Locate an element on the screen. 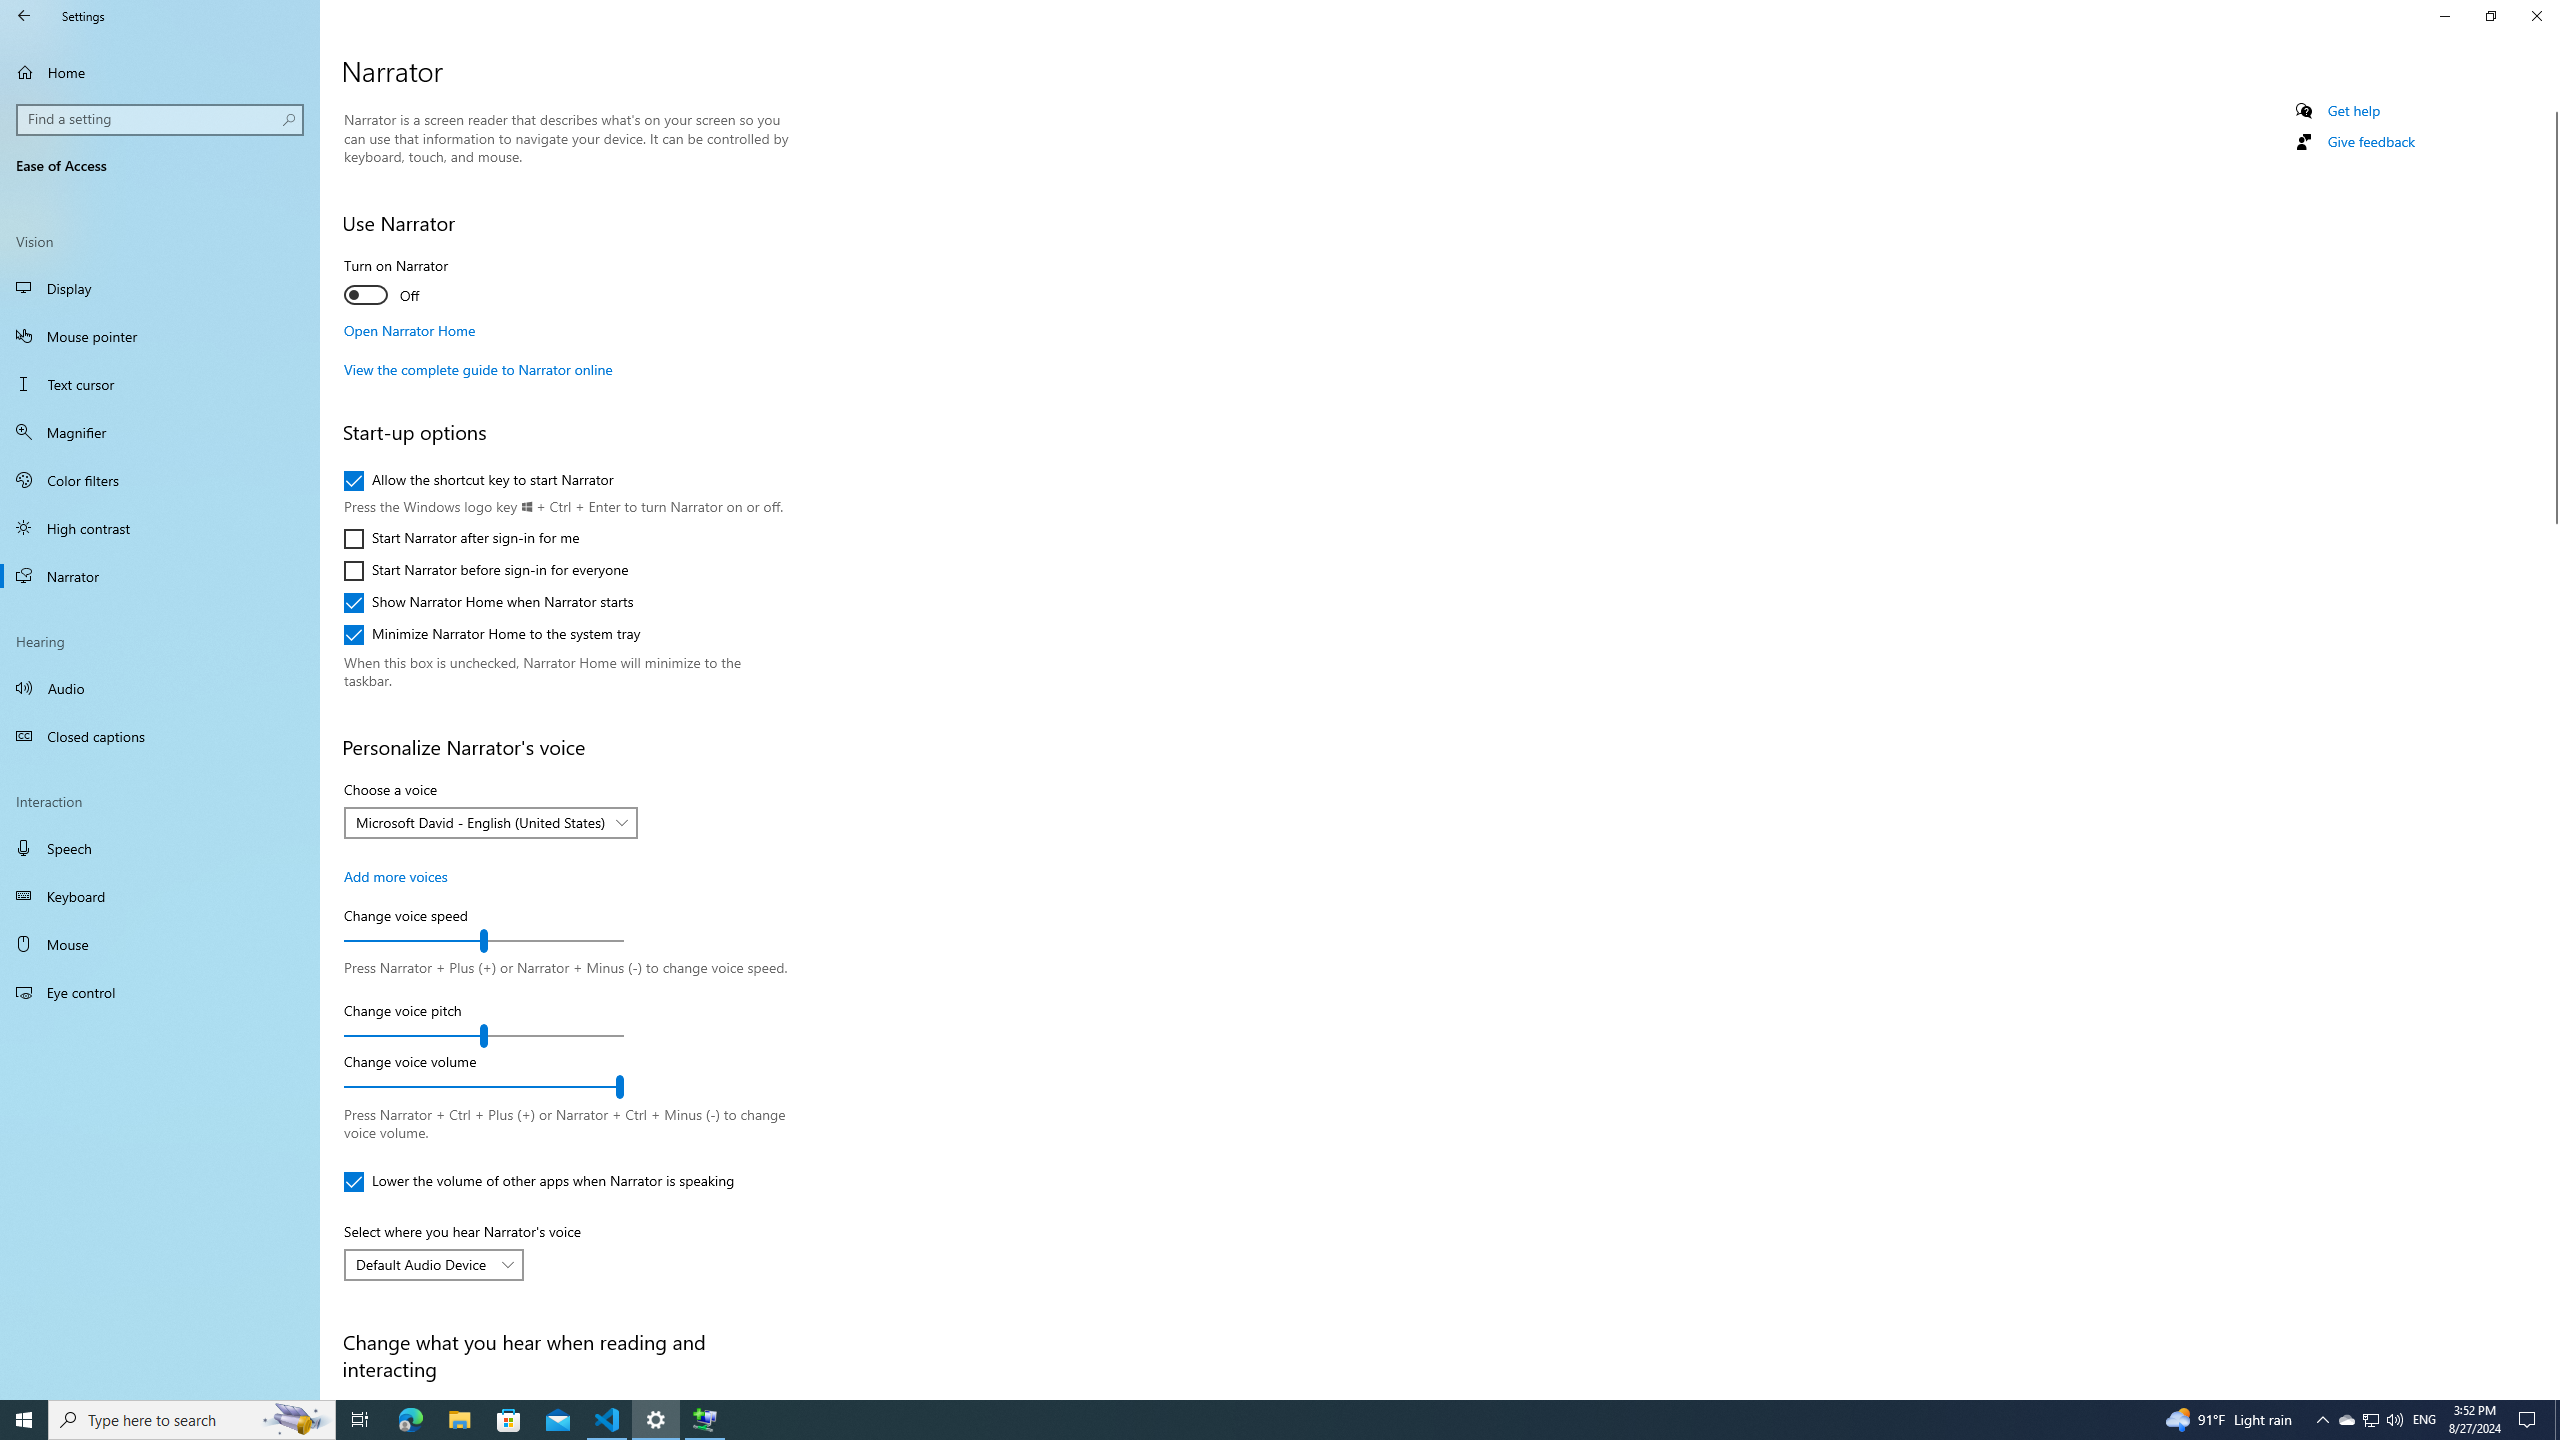 This screenshot has width=2560, height=1440. 'Notification Chevron' is located at coordinates (2323, 1418).